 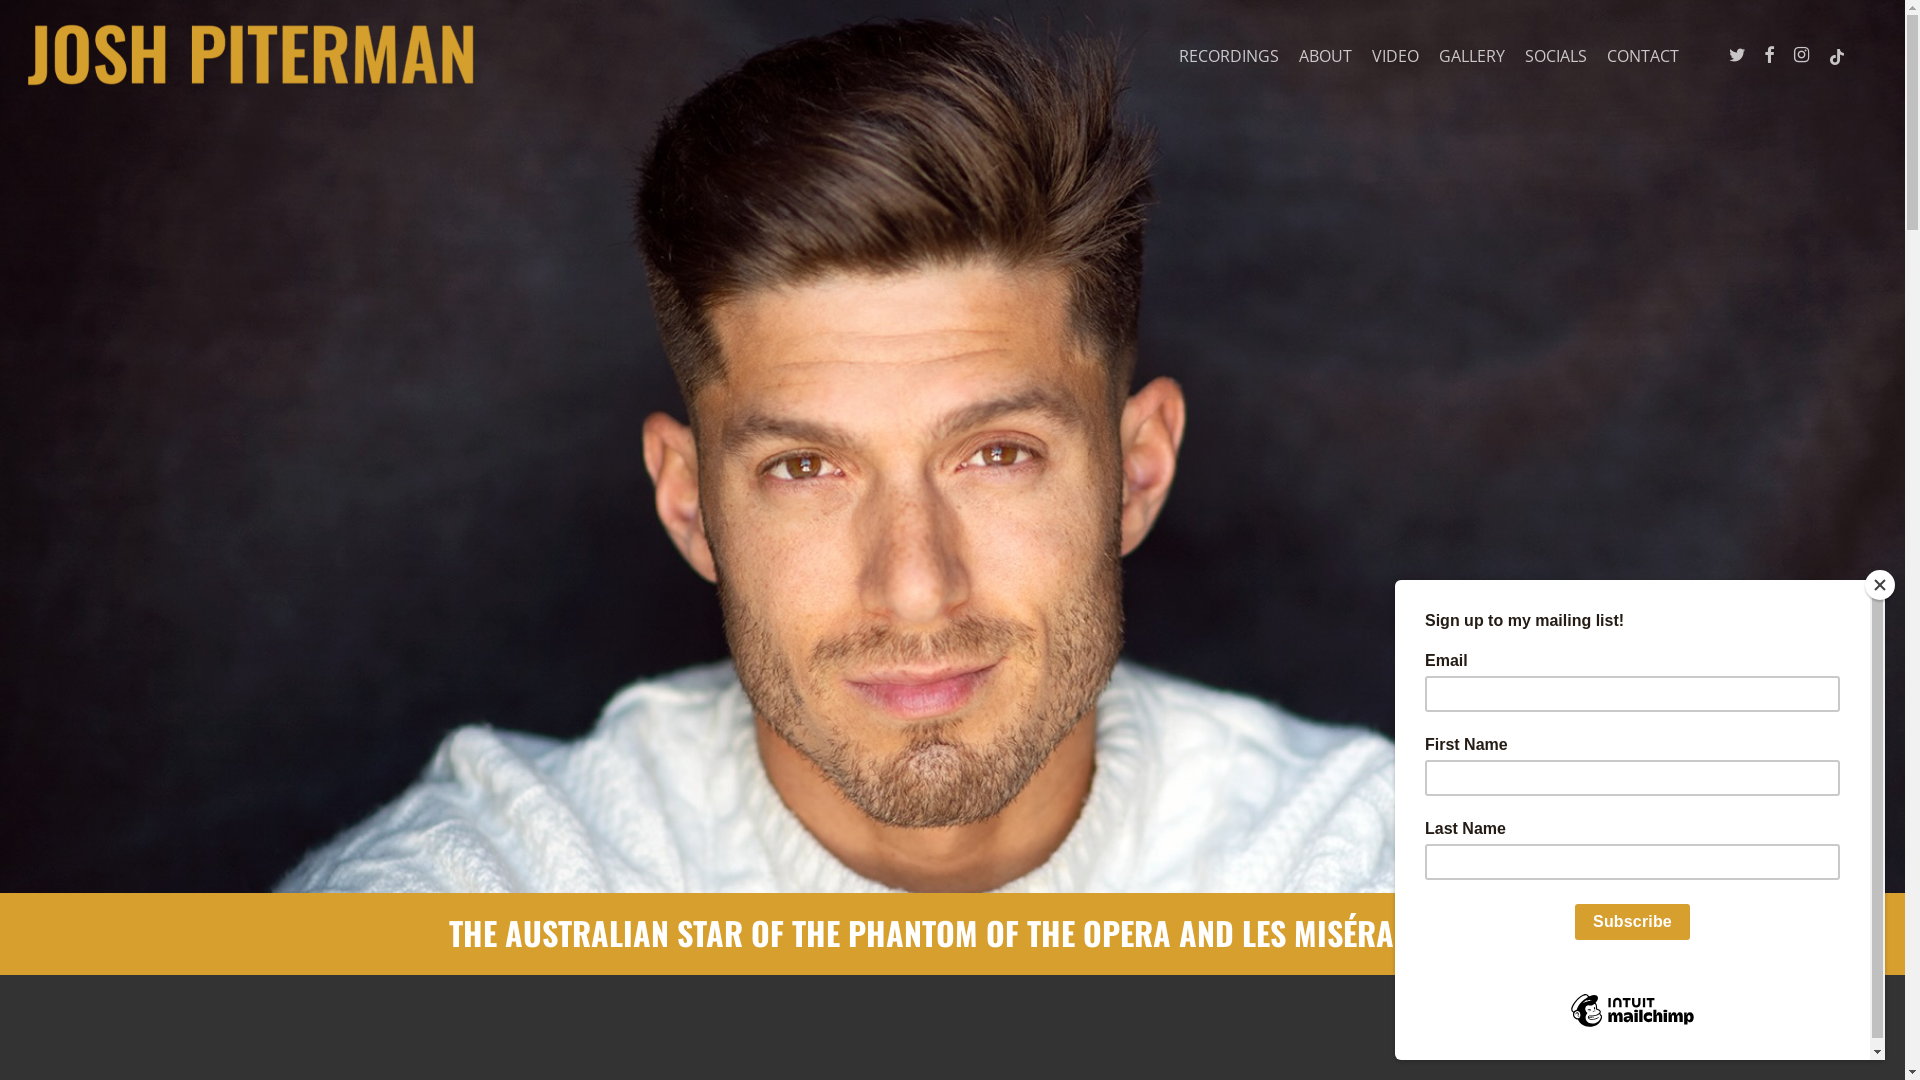 What do you see at coordinates (1769, 53) in the screenshot?
I see `'FACEBOOK'` at bounding box center [1769, 53].